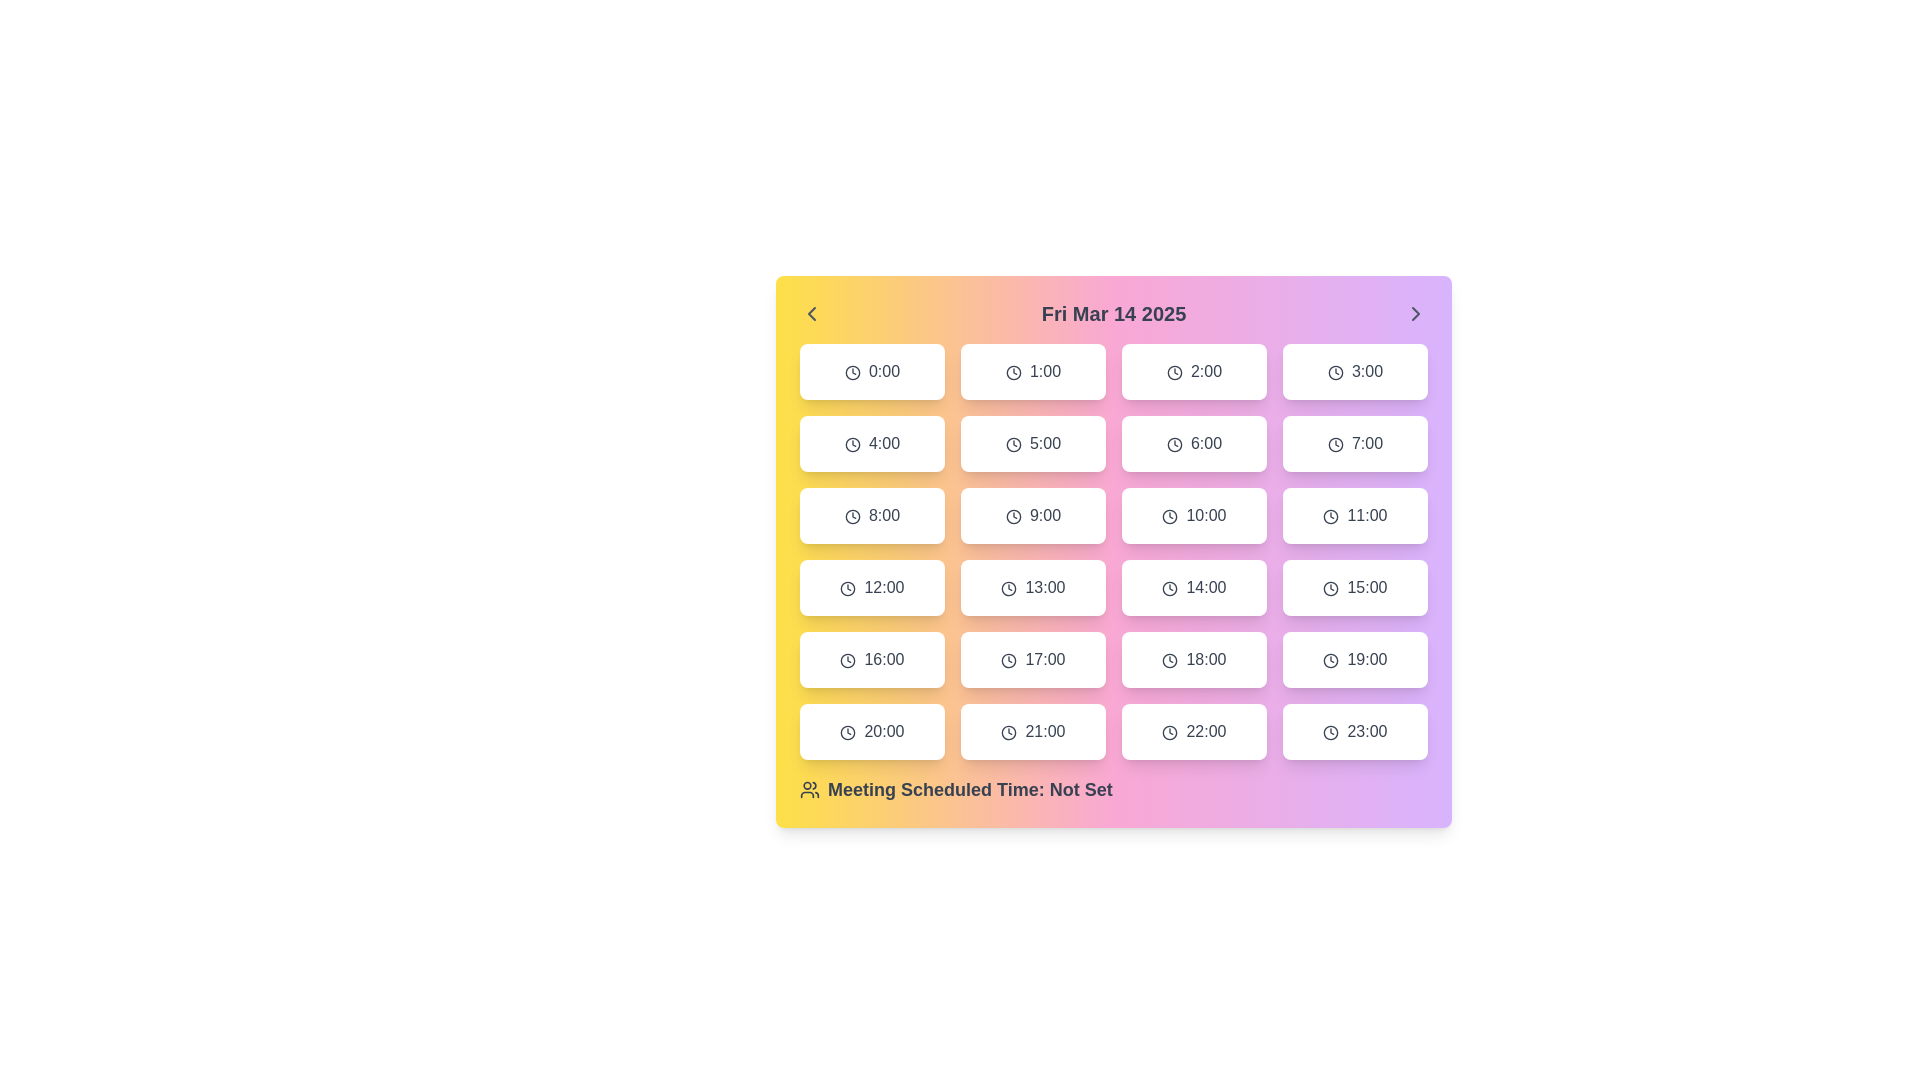 The width and height of the screenshot is (1920, 1080). What do you see at coordinates (1033, 732) in the screenshot?
I see `the button displaying the time '21:00' with a clock icon` at bounding box center [1033, 732].